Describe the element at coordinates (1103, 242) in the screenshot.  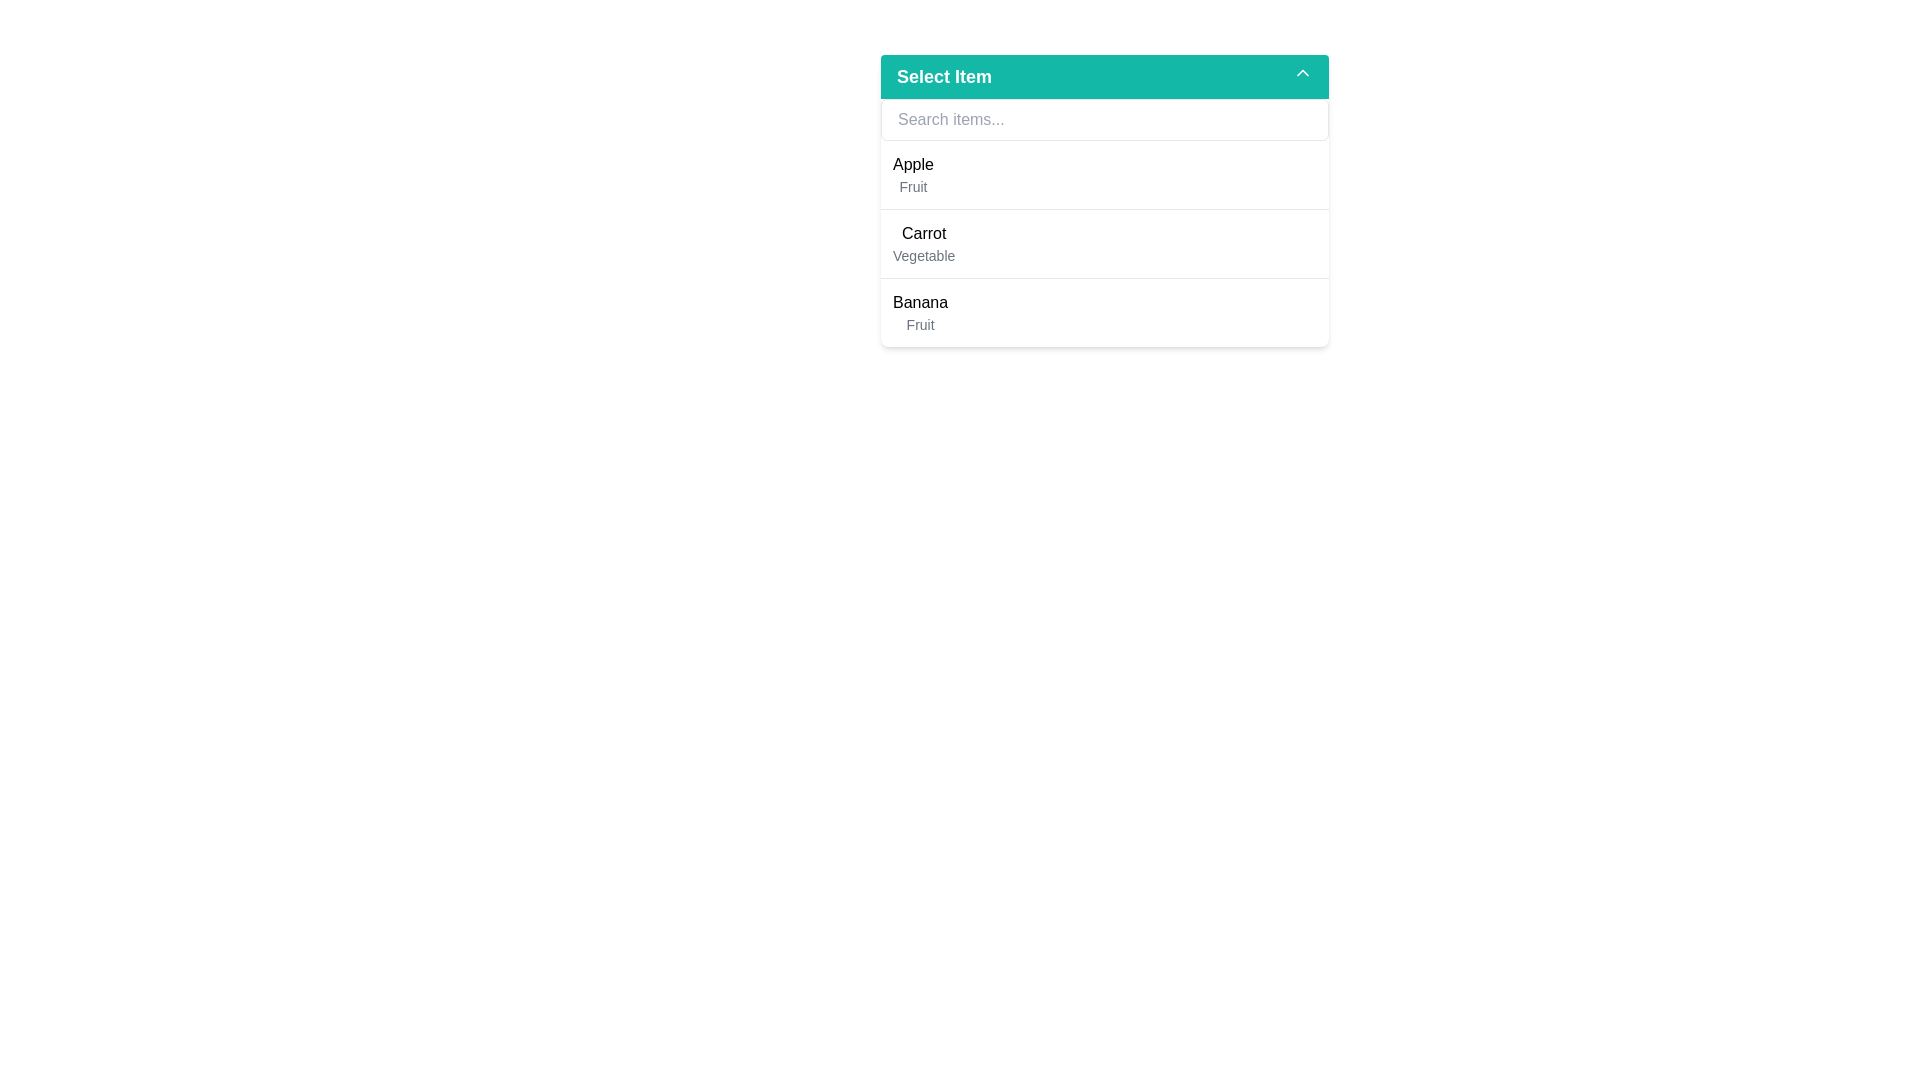
I see `the second item in the dropdown menu to trigger hover effects for the 'Carrot' option` at that location.